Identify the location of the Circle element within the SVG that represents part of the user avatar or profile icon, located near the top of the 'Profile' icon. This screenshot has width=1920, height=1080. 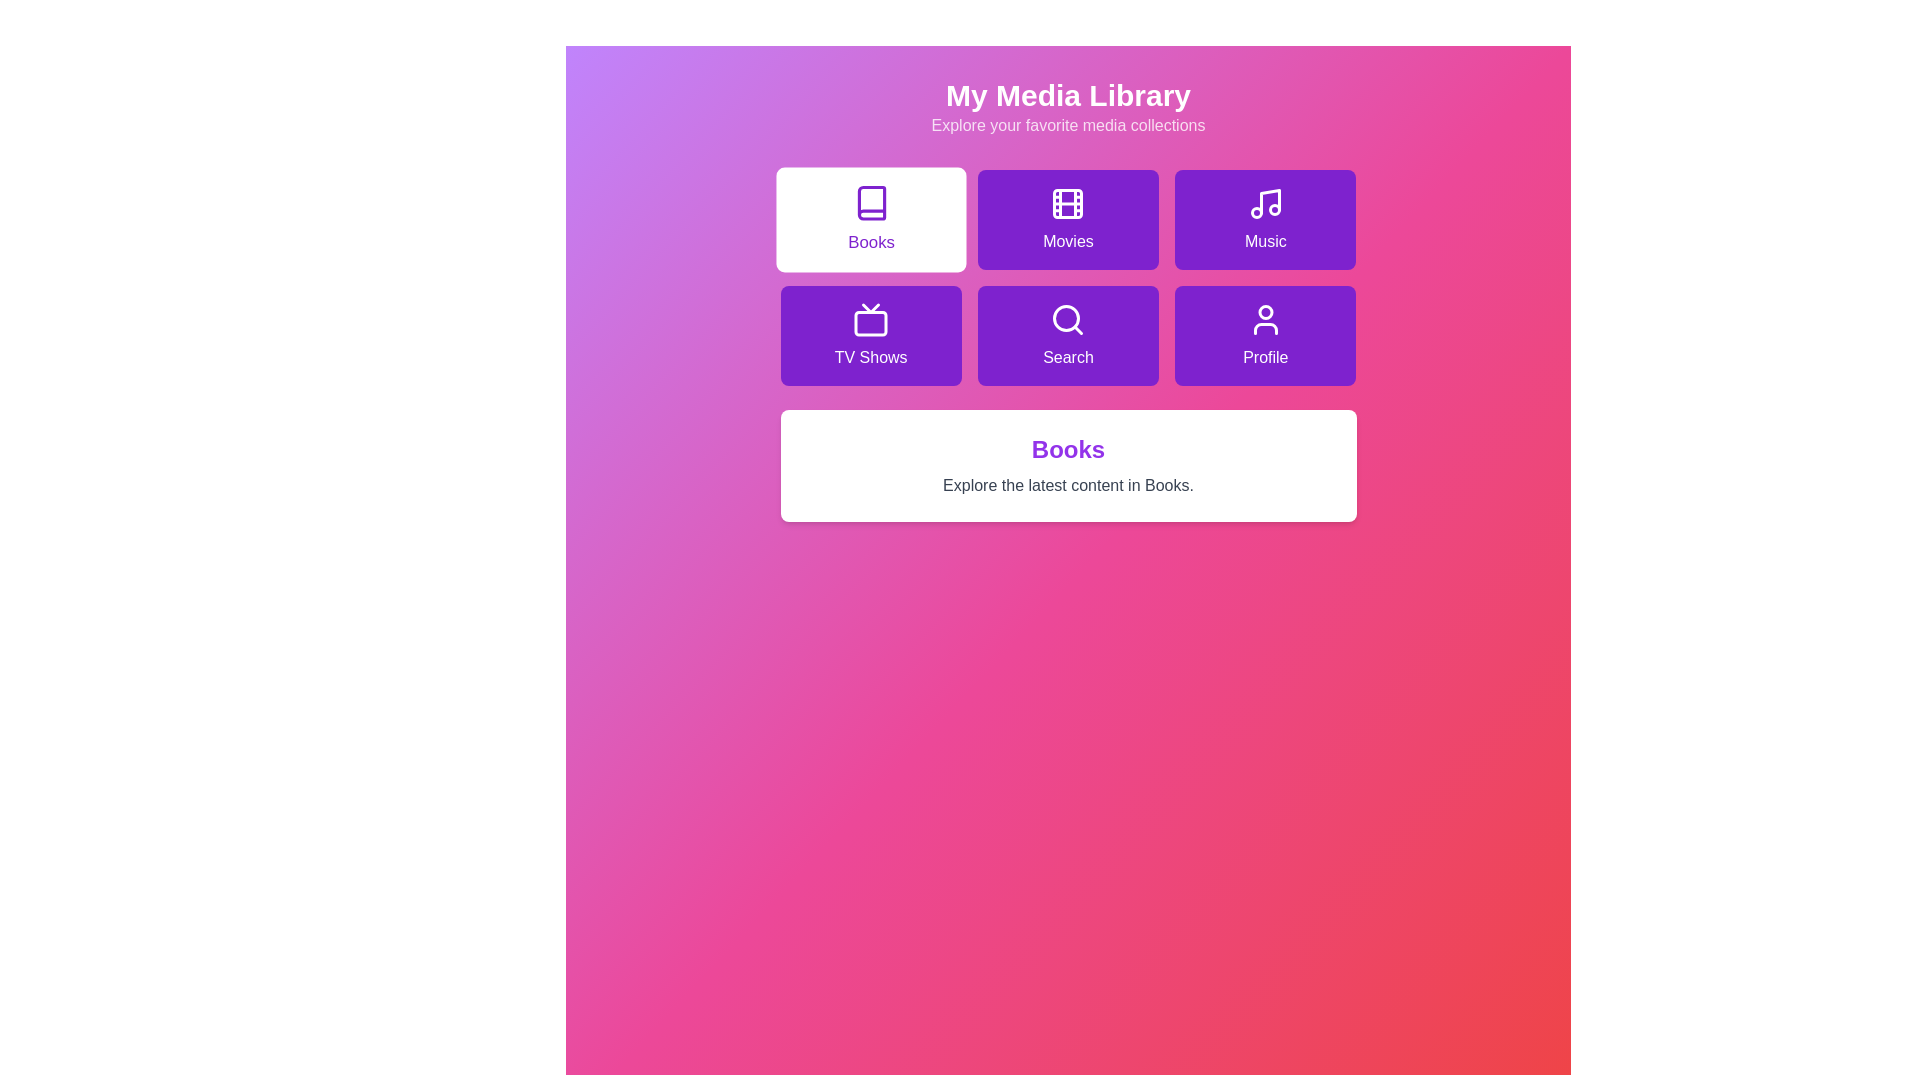
(1264, 312).